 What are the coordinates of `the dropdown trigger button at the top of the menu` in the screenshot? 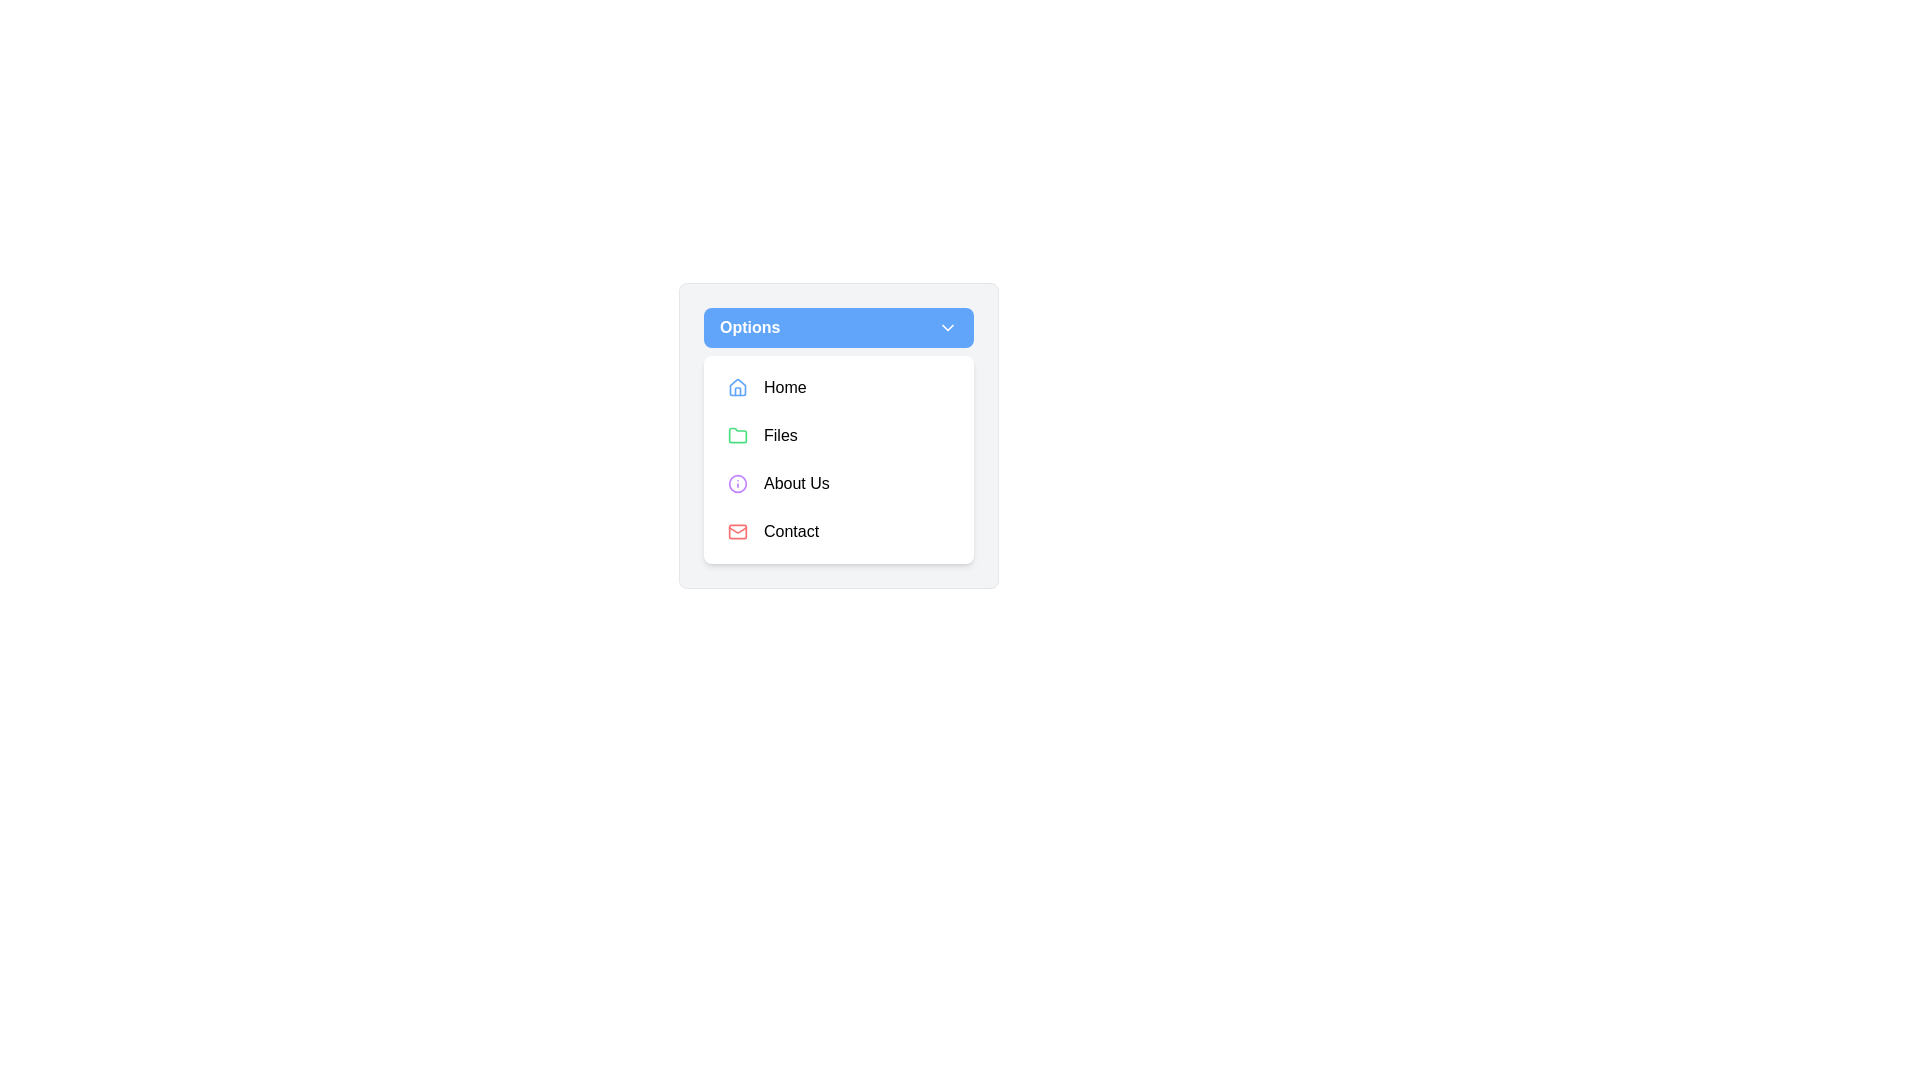 It's located at (839, 326).